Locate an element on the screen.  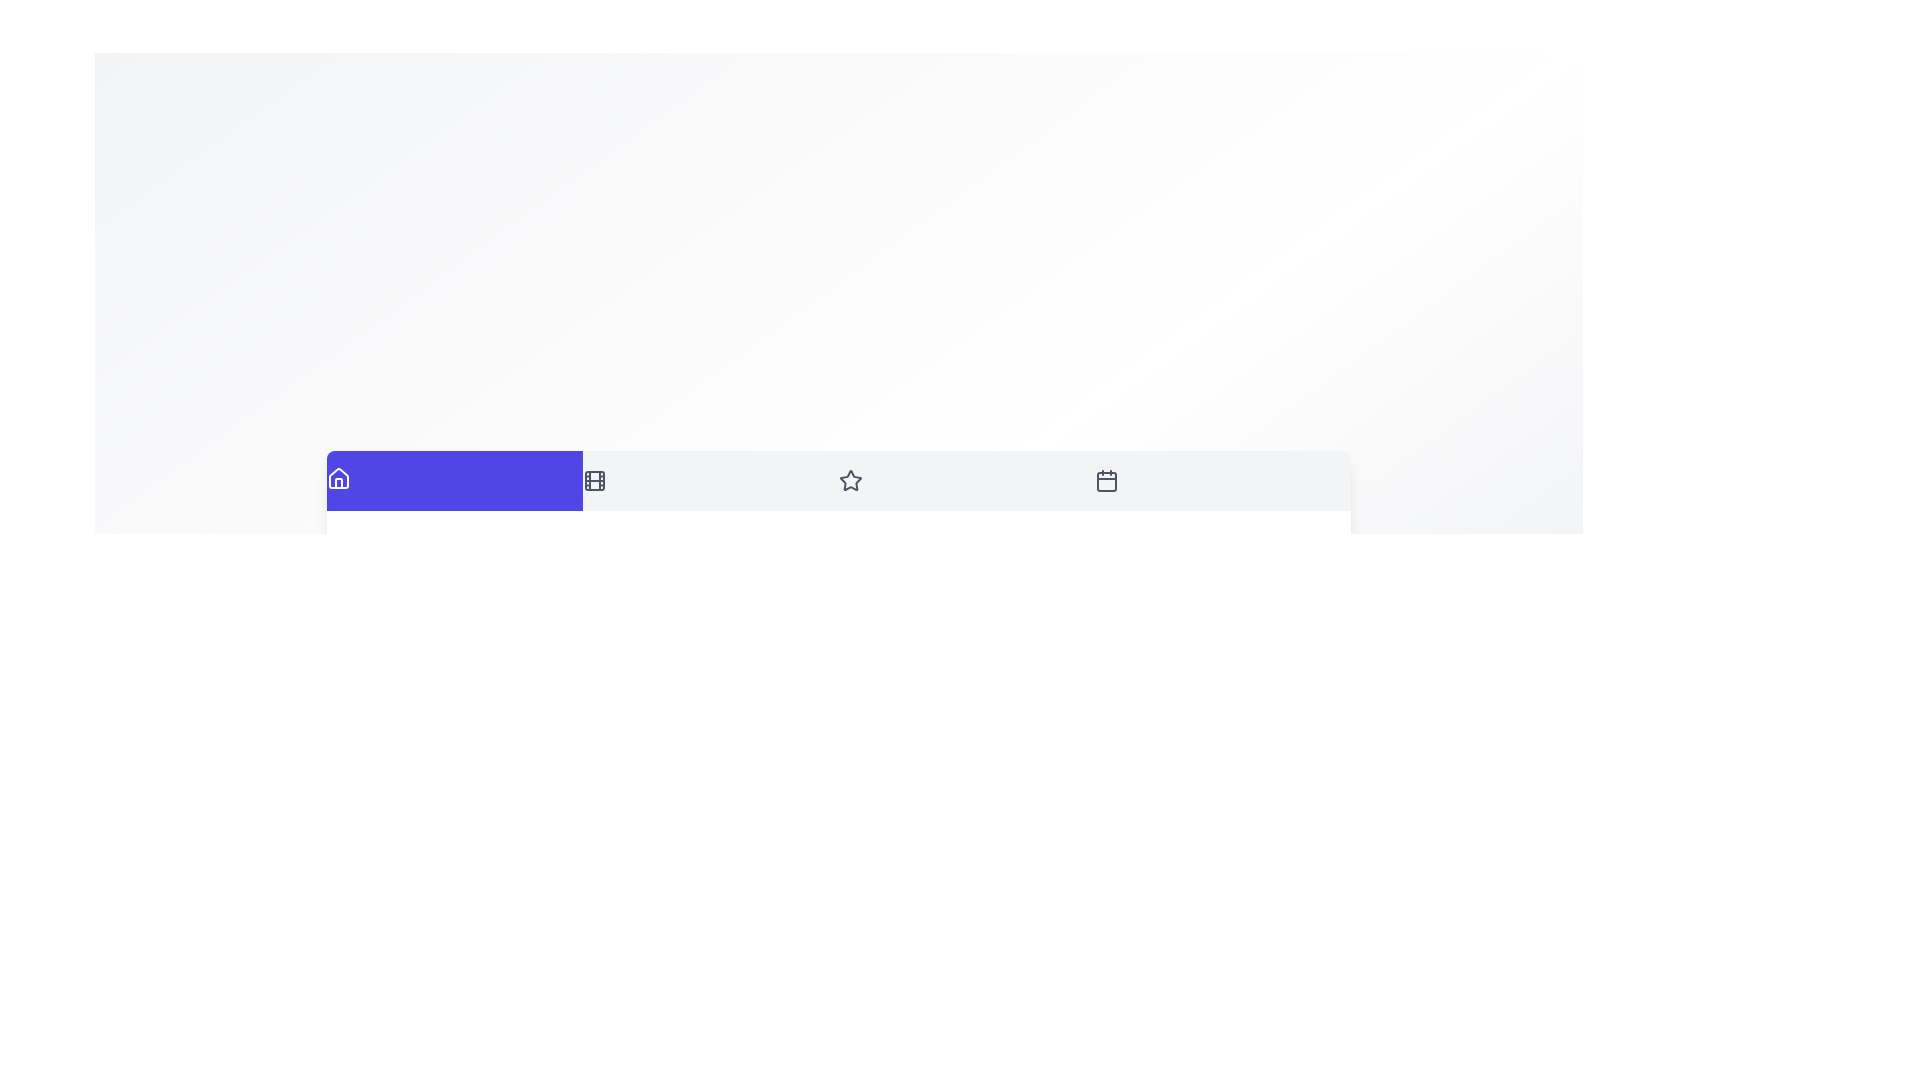
the star icon button, which is a minimalistic gray star icon located in the center of a navigation bar is located at coordinates (850, 480).